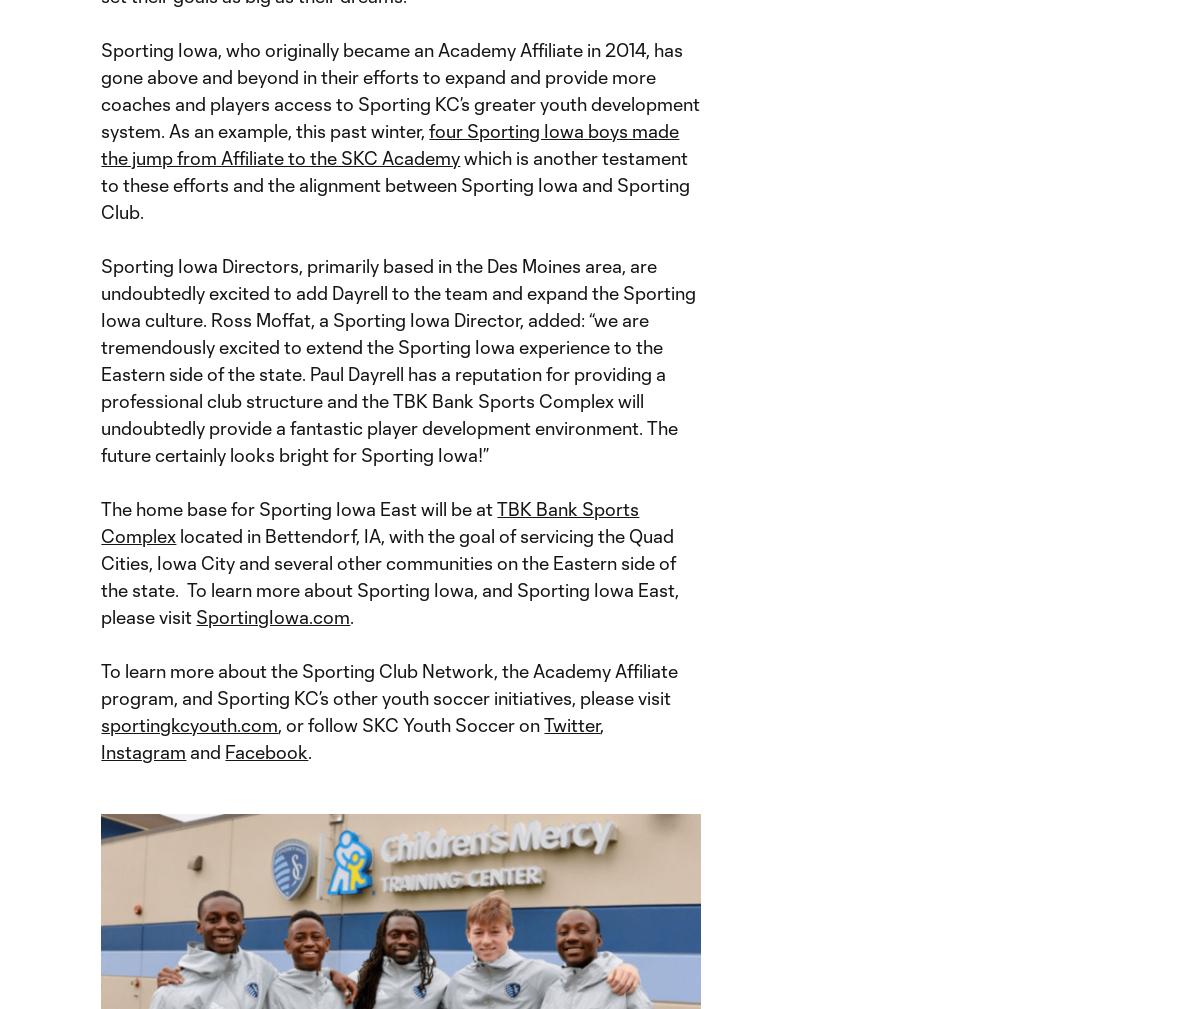 The width and height of the screenshot is (1200, 1009). I want to click on 'which is another testament to these efforts and the alignment between Sporting Iowa and Sporting Club.', so click(395, 183).